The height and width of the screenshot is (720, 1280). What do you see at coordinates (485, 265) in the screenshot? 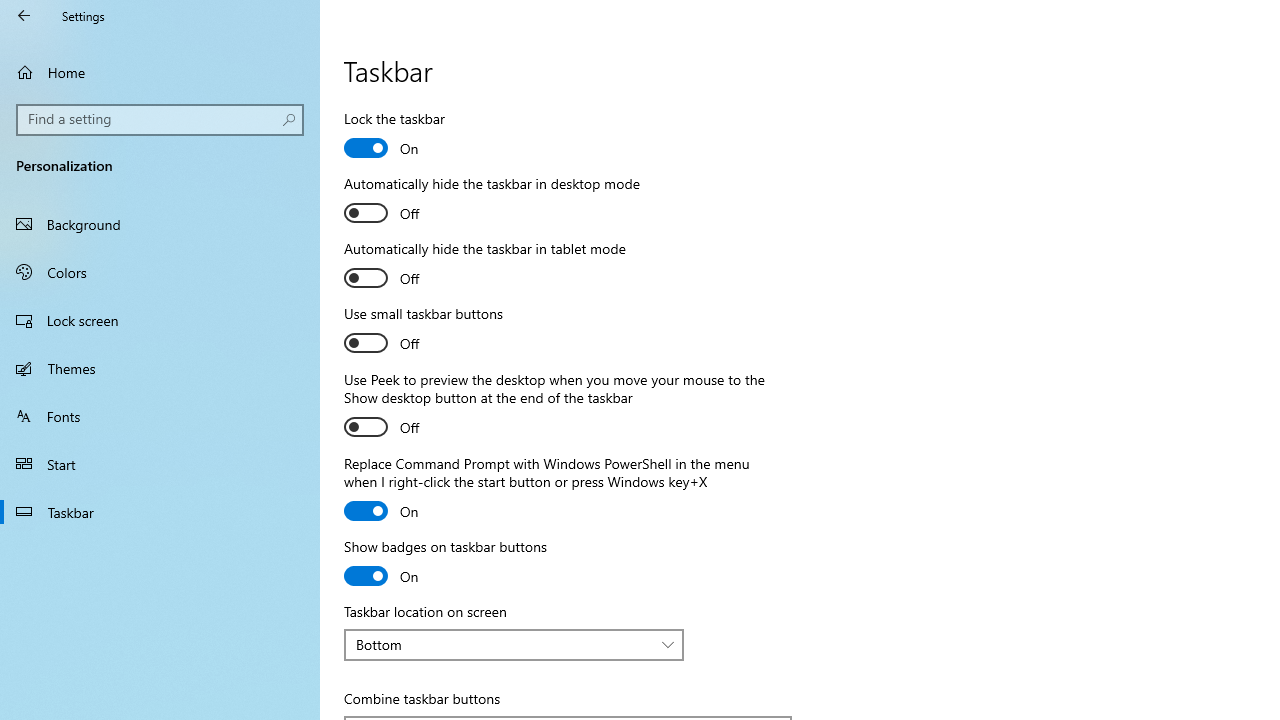
I see `'Automatically hide the taskbar in tablet mode'` at bounding box center [485, 265].